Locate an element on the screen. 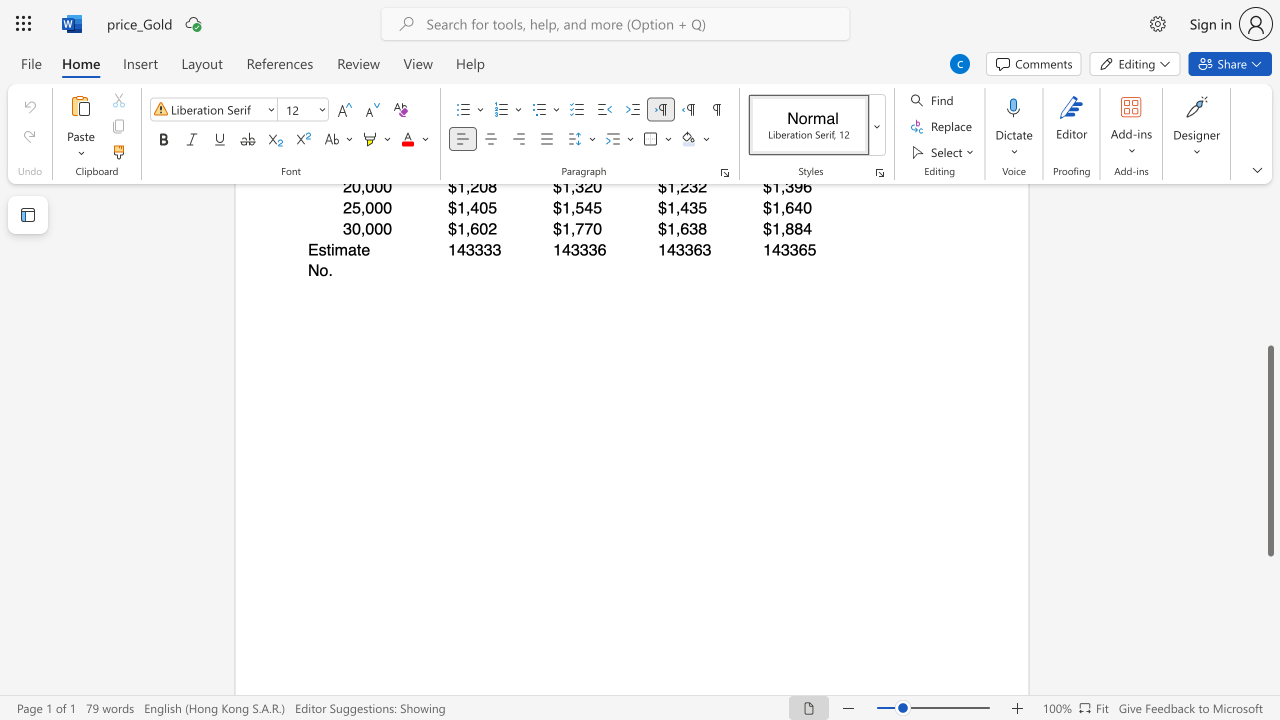  the scrollbar on the right to shift the page higher is located at coordinates (1269, 258).